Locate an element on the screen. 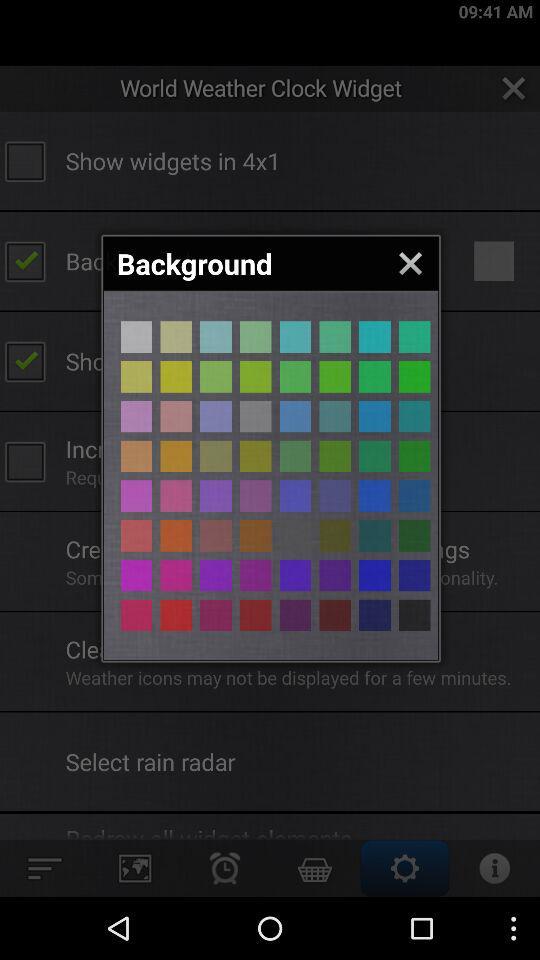  background colour button is located at coordinates (255, 495).